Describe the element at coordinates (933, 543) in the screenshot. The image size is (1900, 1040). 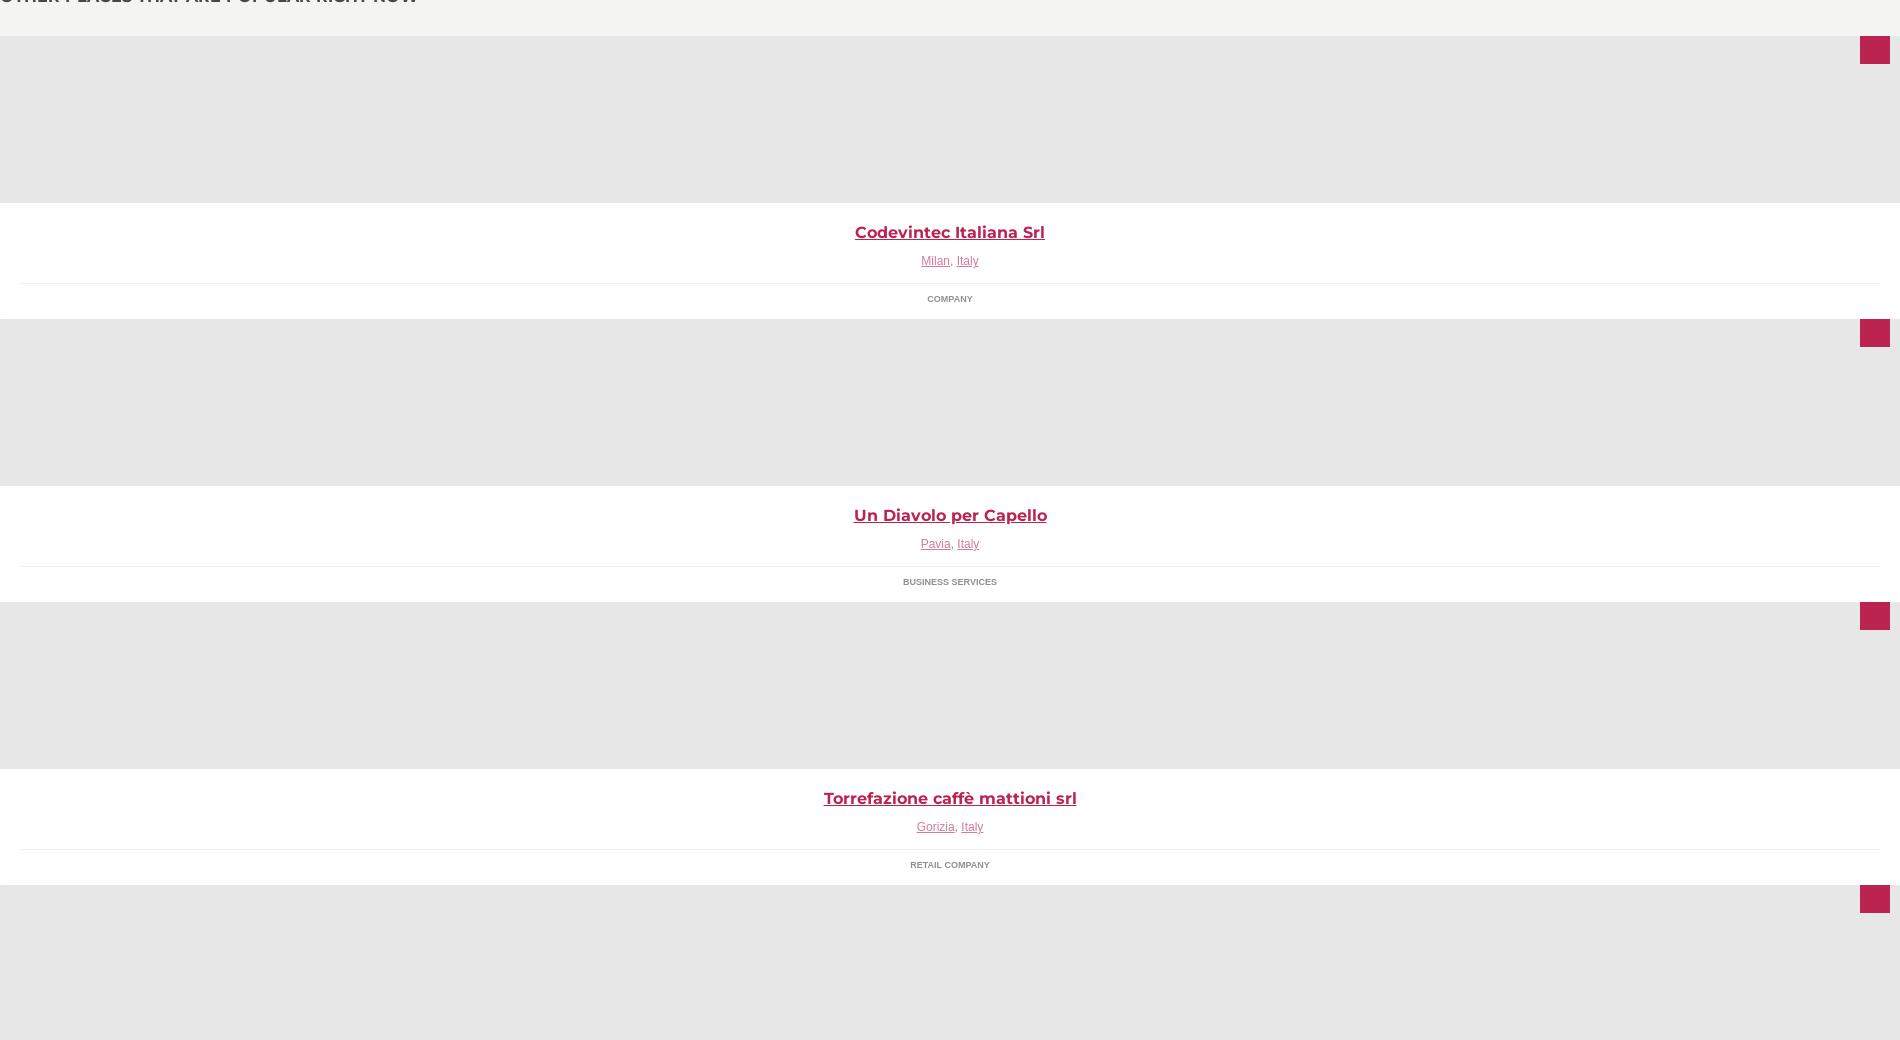
I see `'Pavia'` at that location.